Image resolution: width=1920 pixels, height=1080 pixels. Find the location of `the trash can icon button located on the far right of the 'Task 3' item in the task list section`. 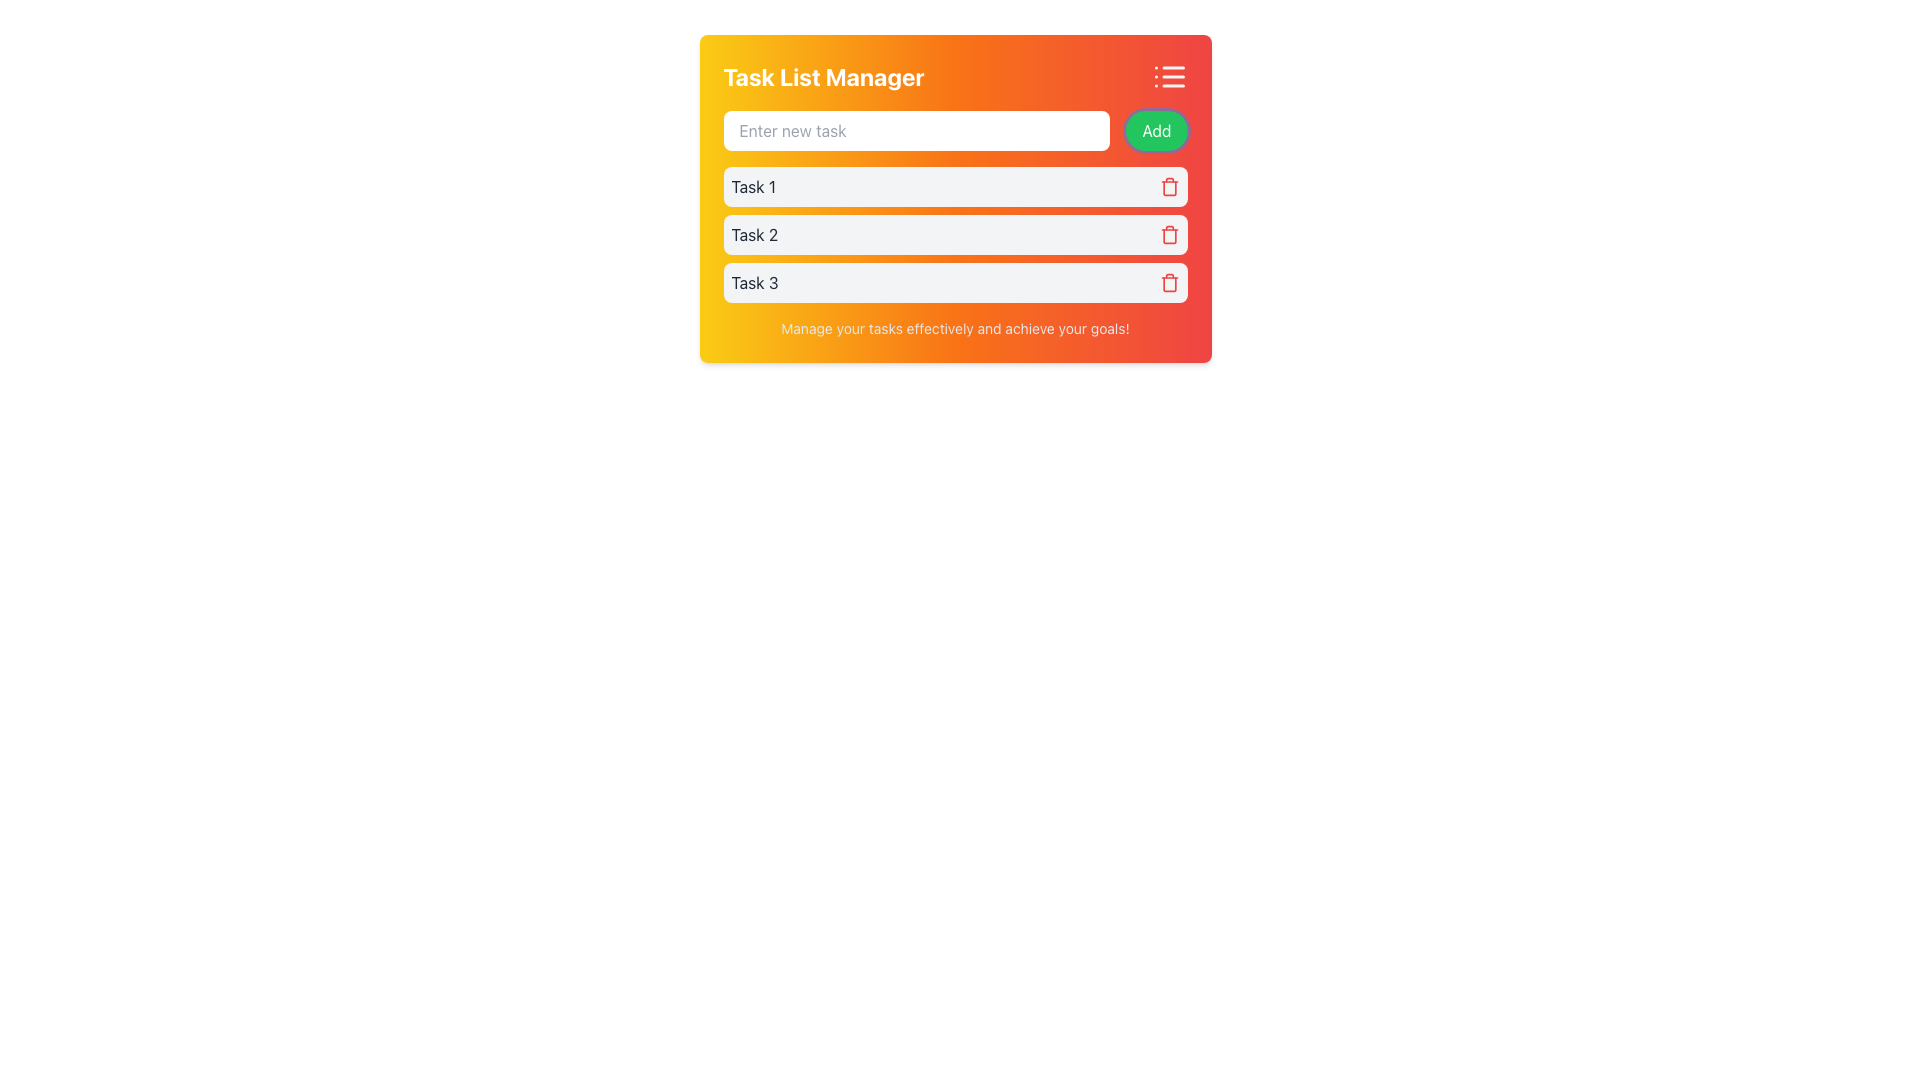

the trash can icon button located on the far right of the 'Task 3' item in the task list section is located at coordinates (1169, 282).